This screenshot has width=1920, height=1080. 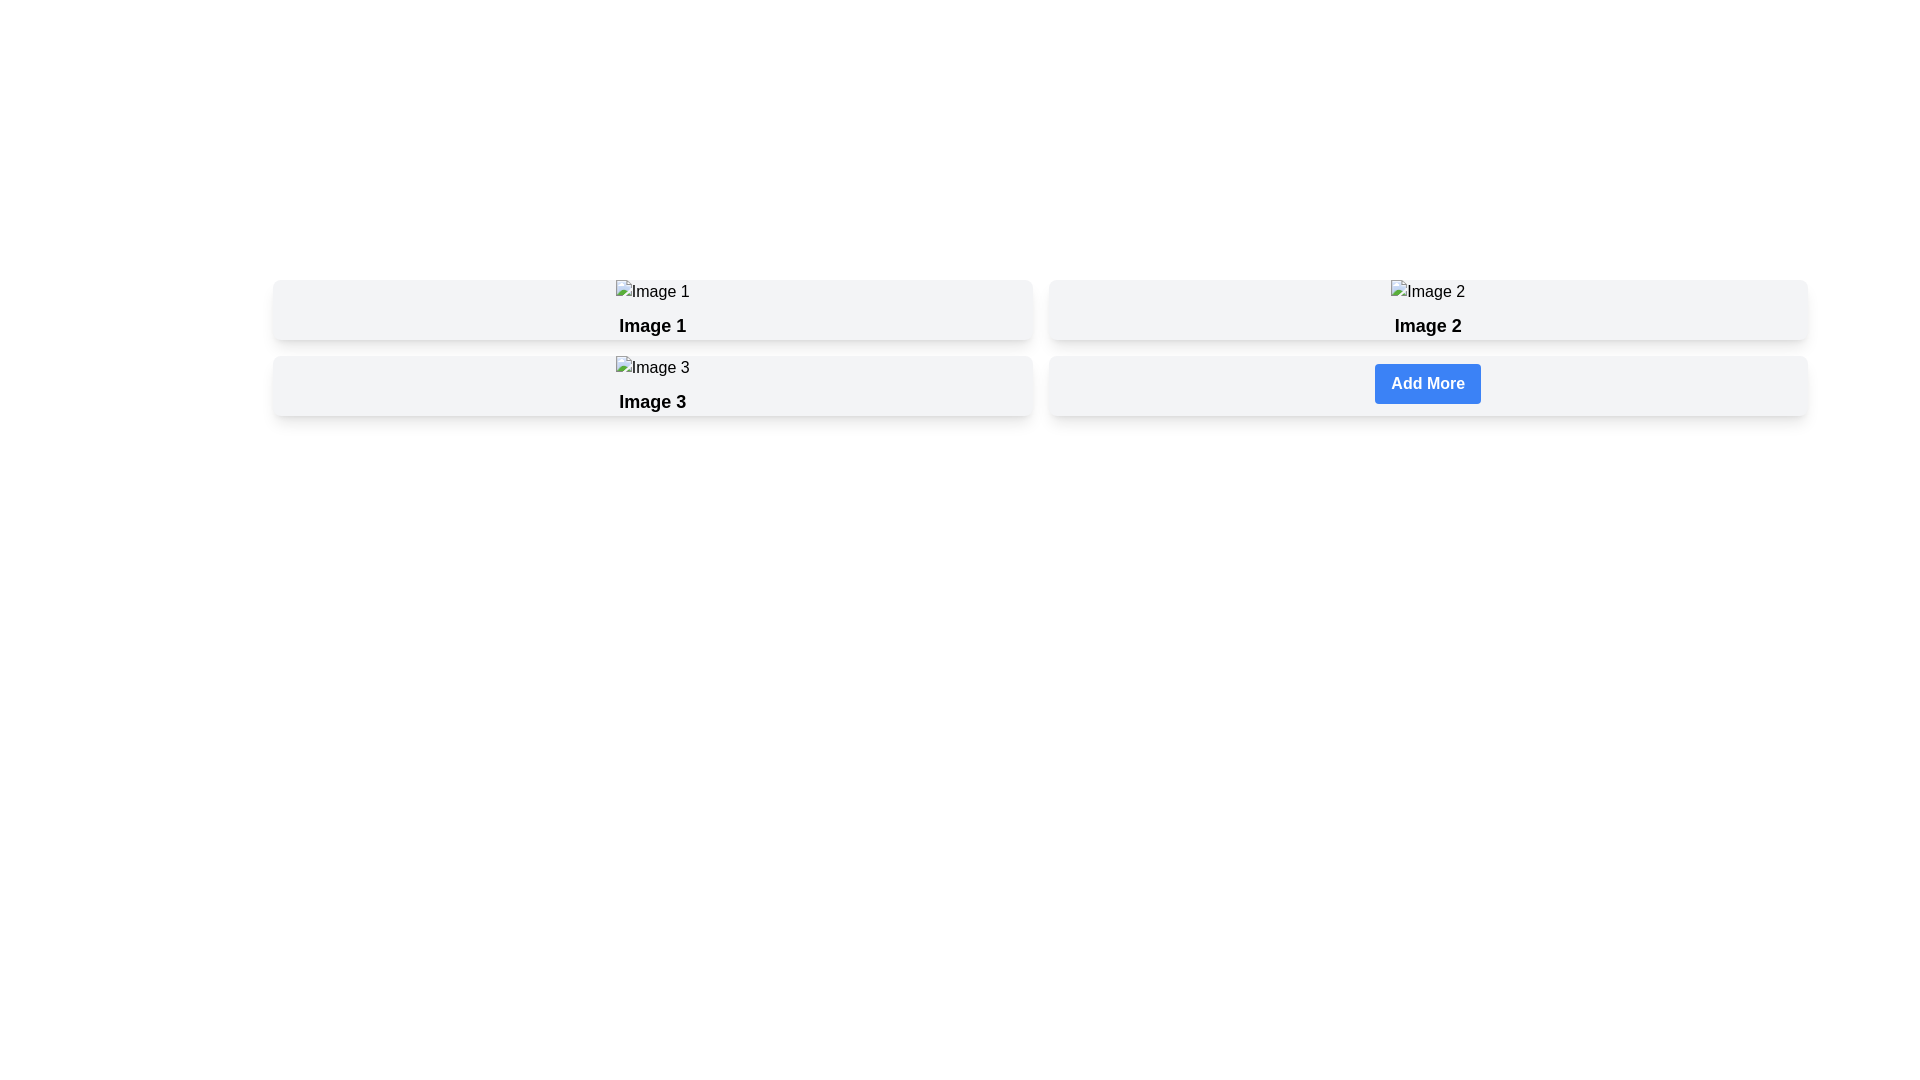 What do you see at coordinates (1427, 385) in the screenshot?
I see `the 'Add More' button located in the bottom-right section of the grid layout` at bounding box center [1427, 385].